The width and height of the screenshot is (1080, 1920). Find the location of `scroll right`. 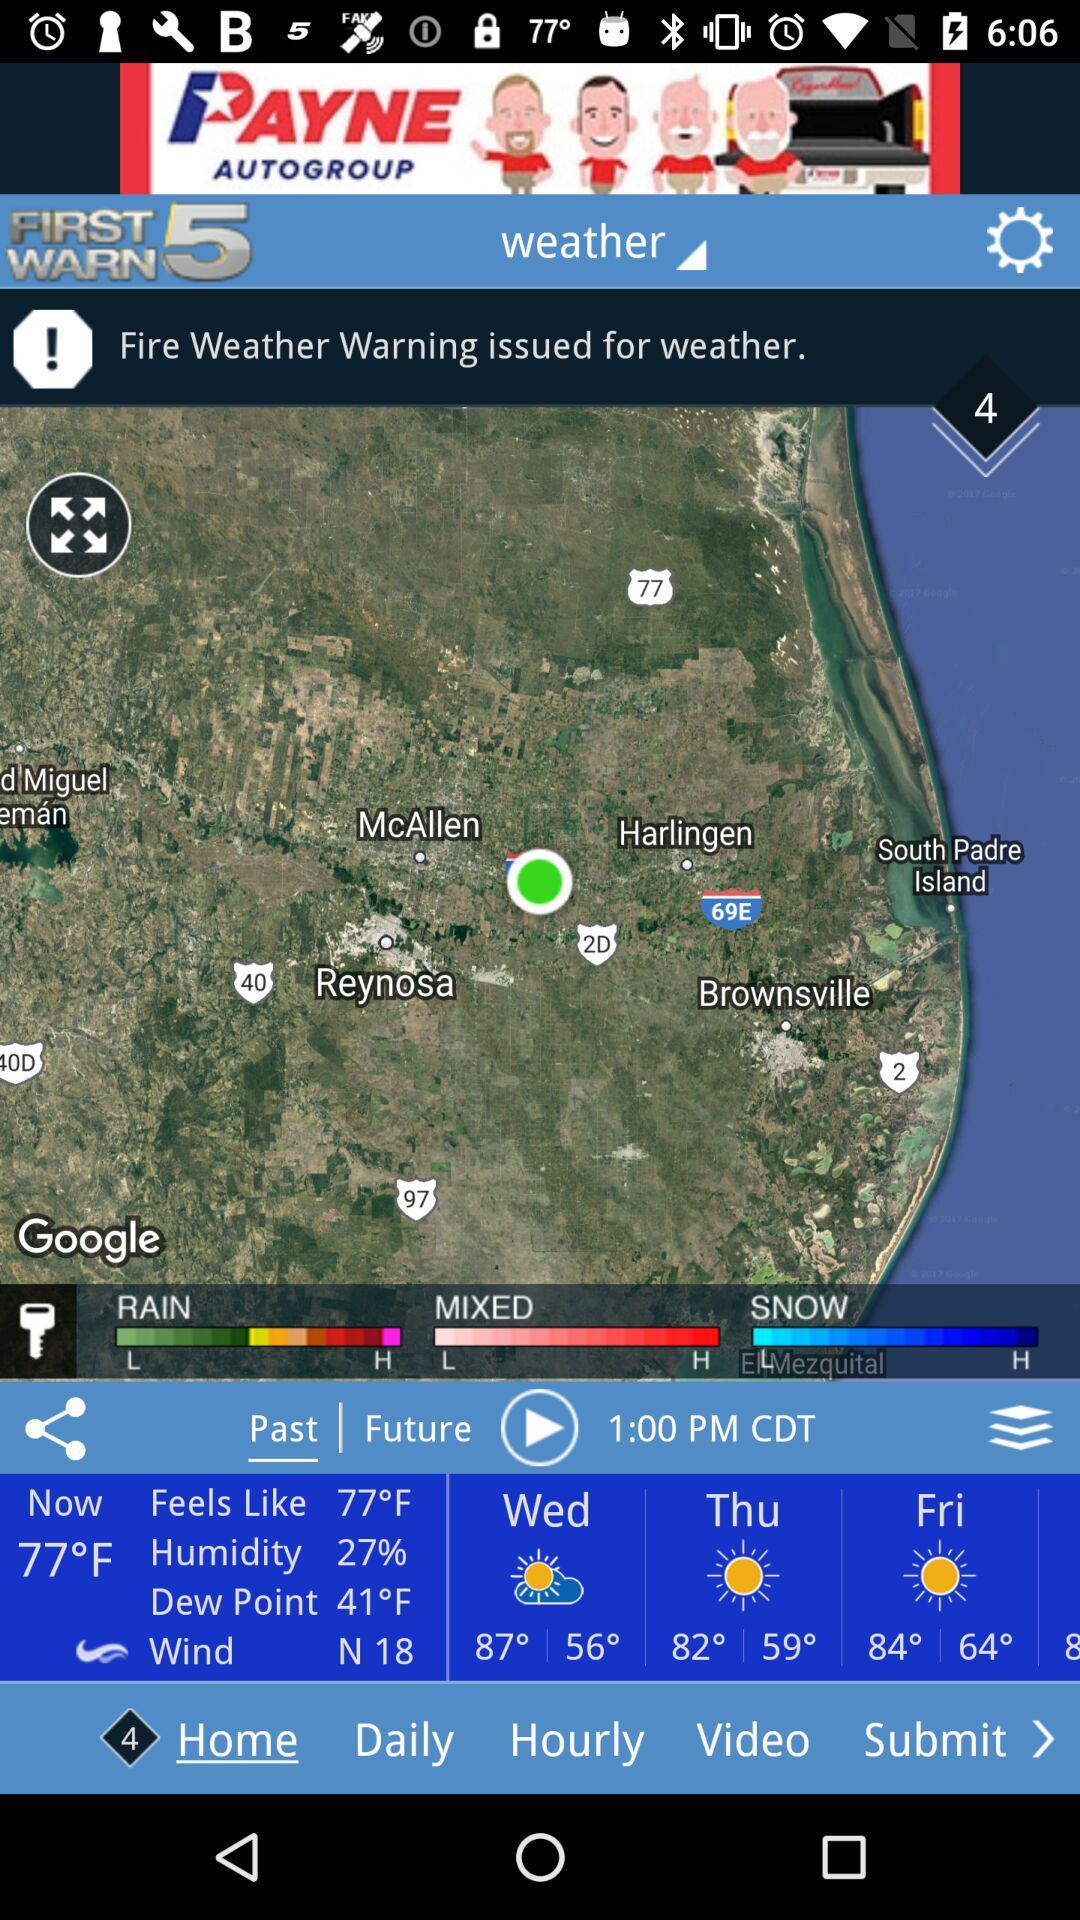

scroll right is located at coordinates (1042, 1737).